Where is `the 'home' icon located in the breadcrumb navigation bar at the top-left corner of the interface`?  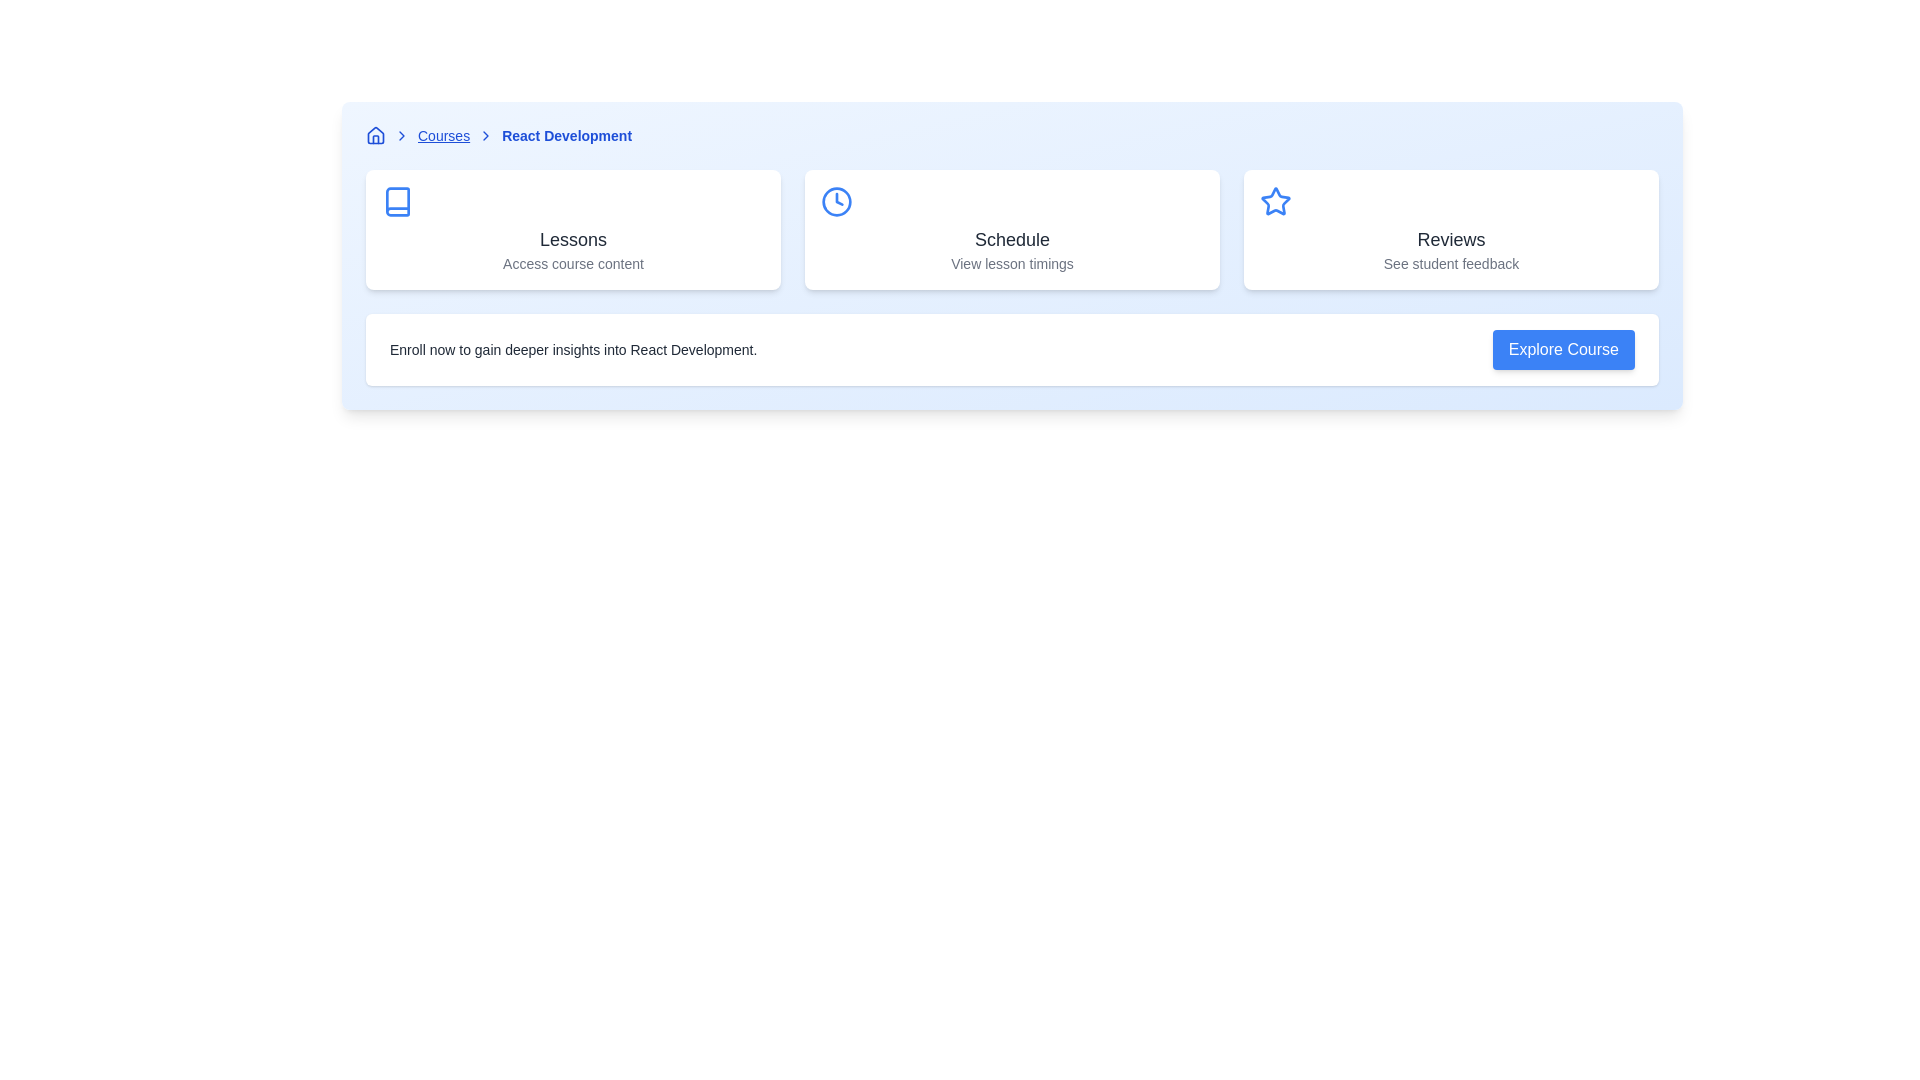 the 'home' icon located in the breadcrumb navigation bar at the top-left corner of the interface is located at coordinates (375, 135).